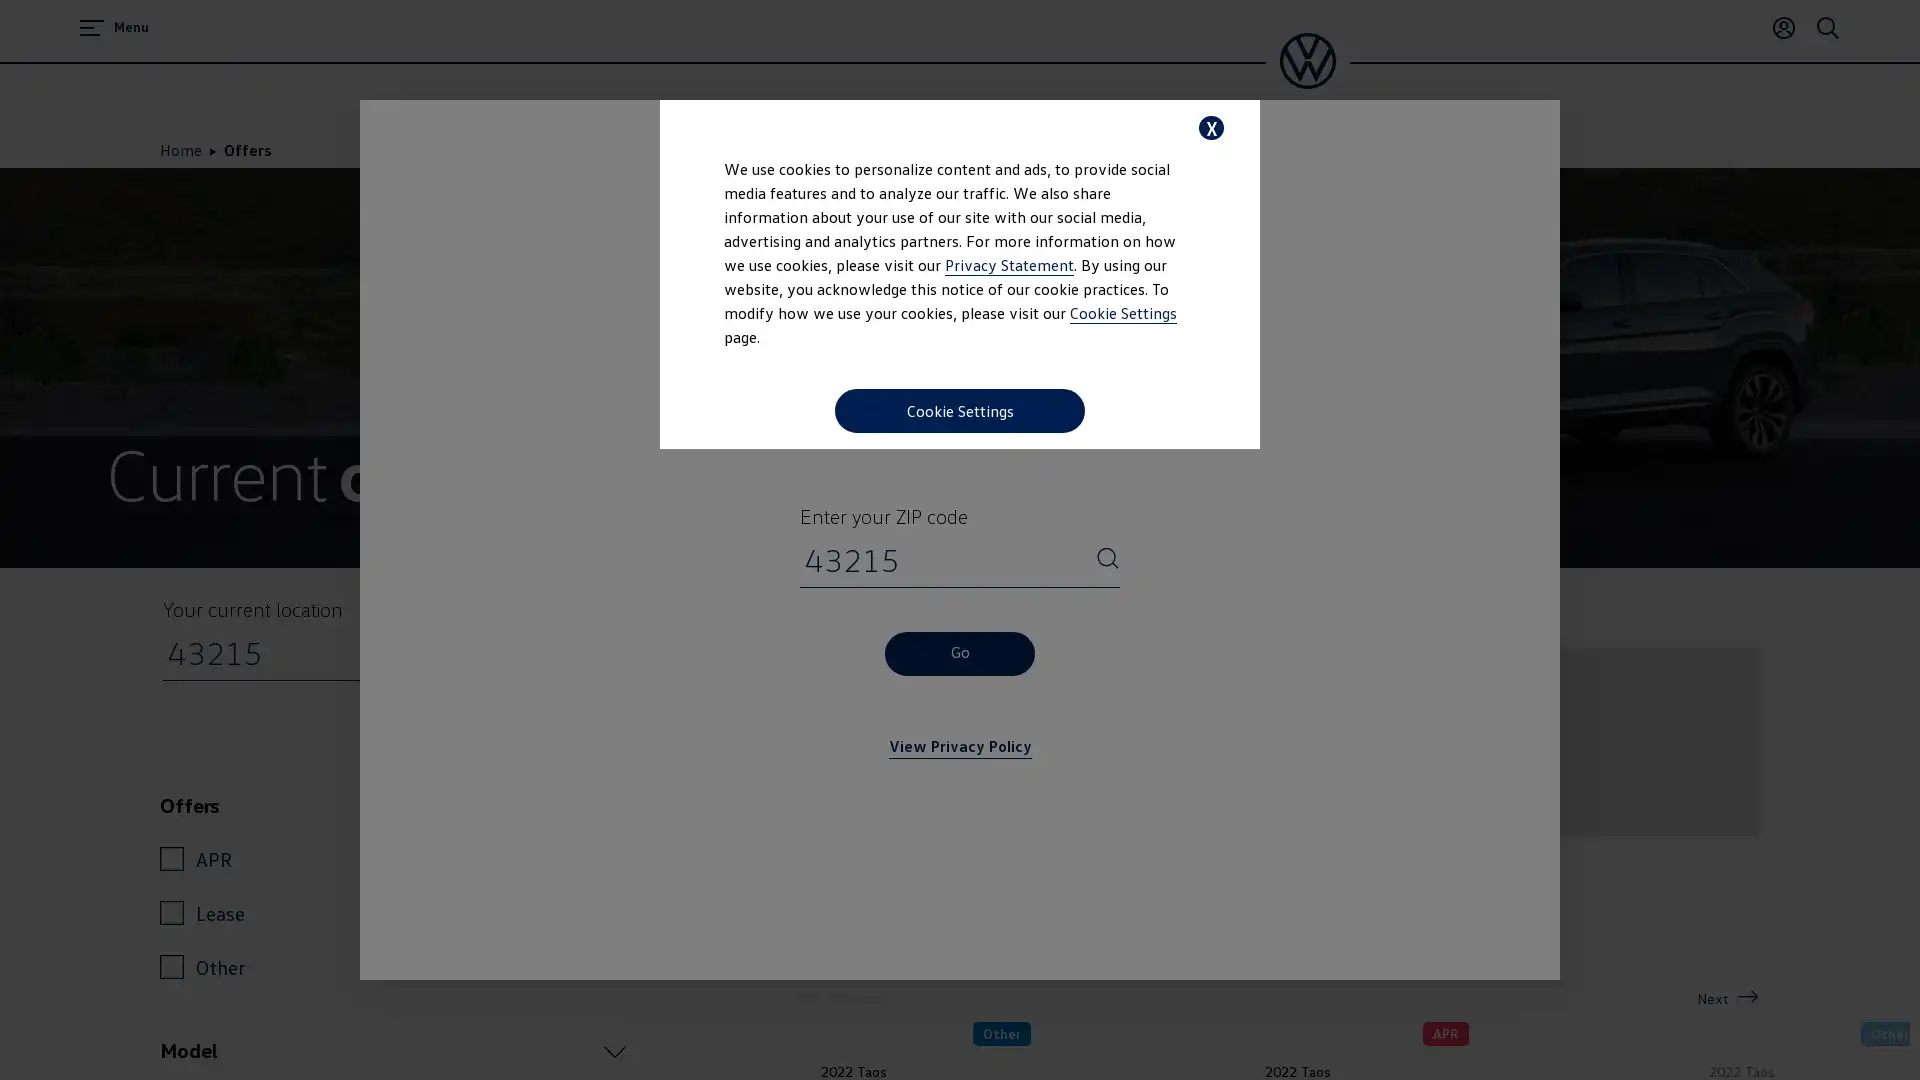  Describe the element at coordinates (960, 652) in the screenshot. I see `Go` at that location.